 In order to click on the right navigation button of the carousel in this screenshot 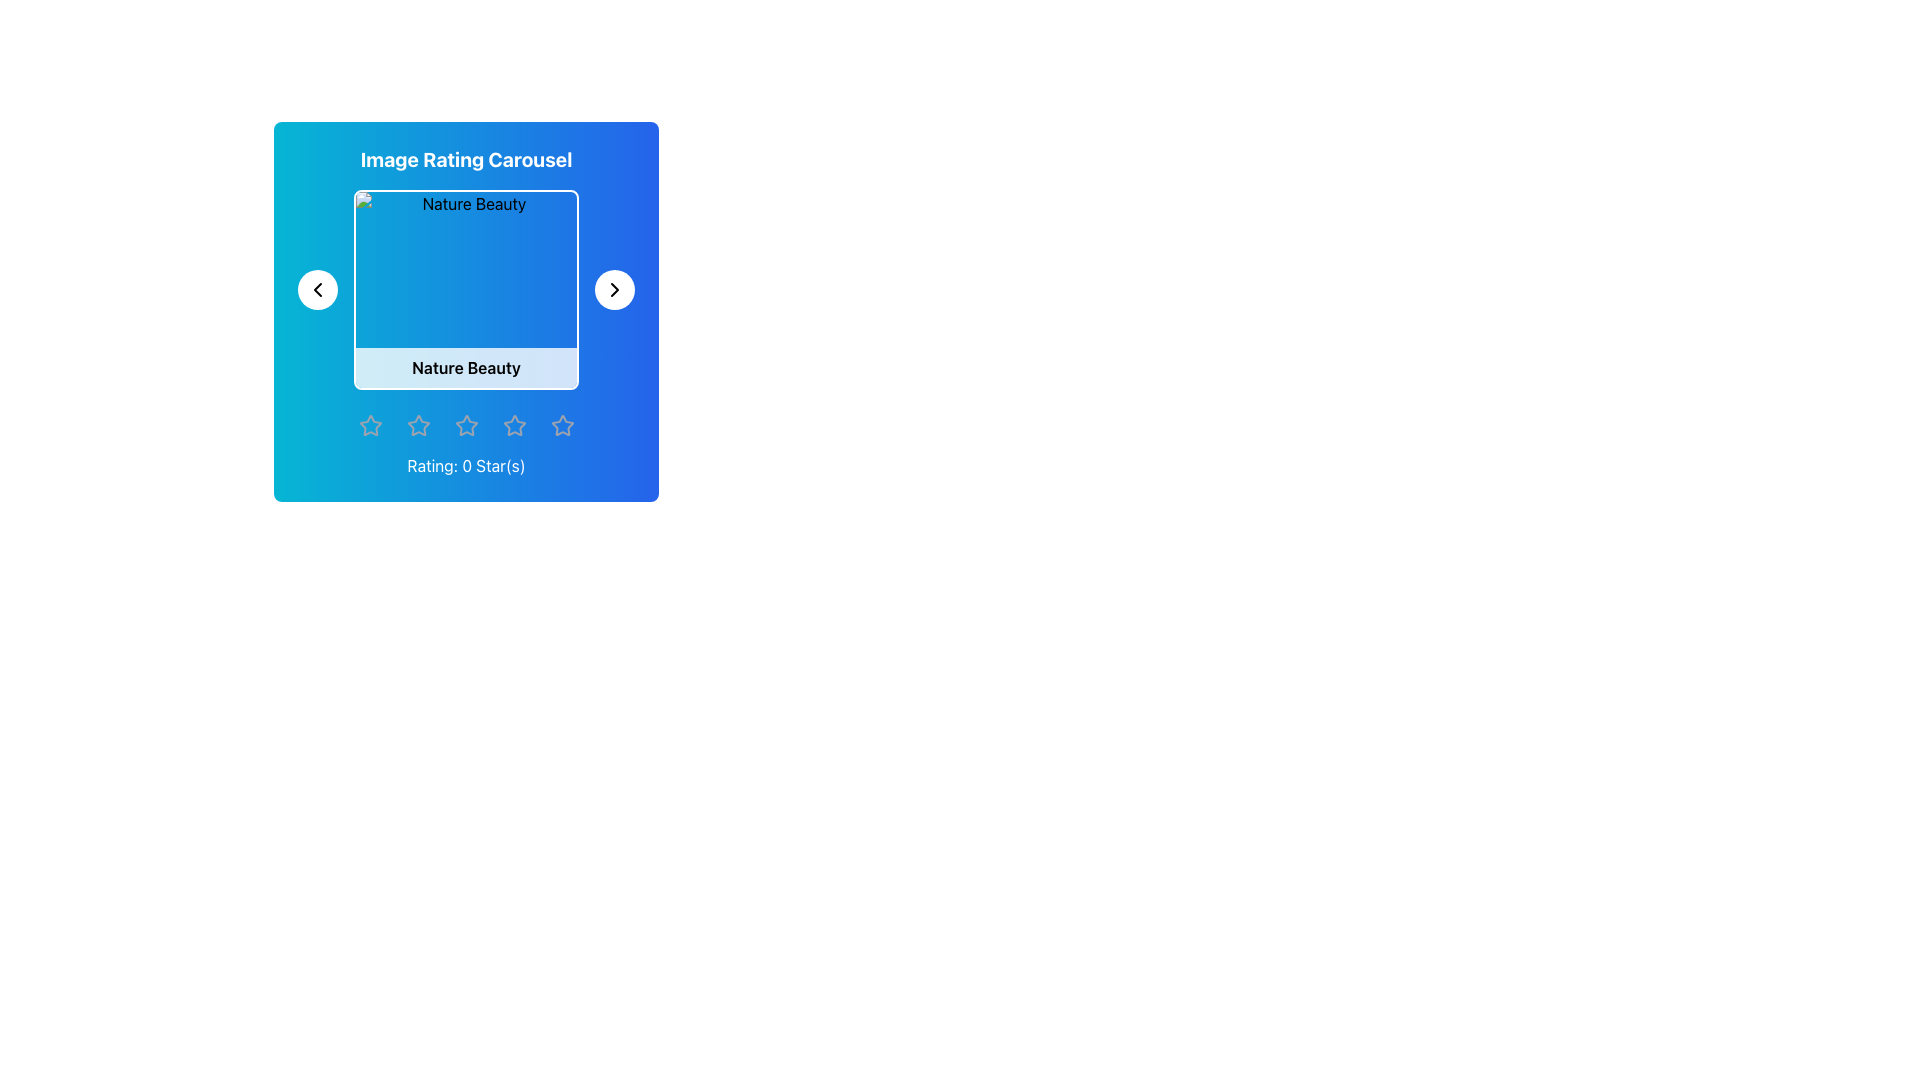, I will do `click(613, 289)`.